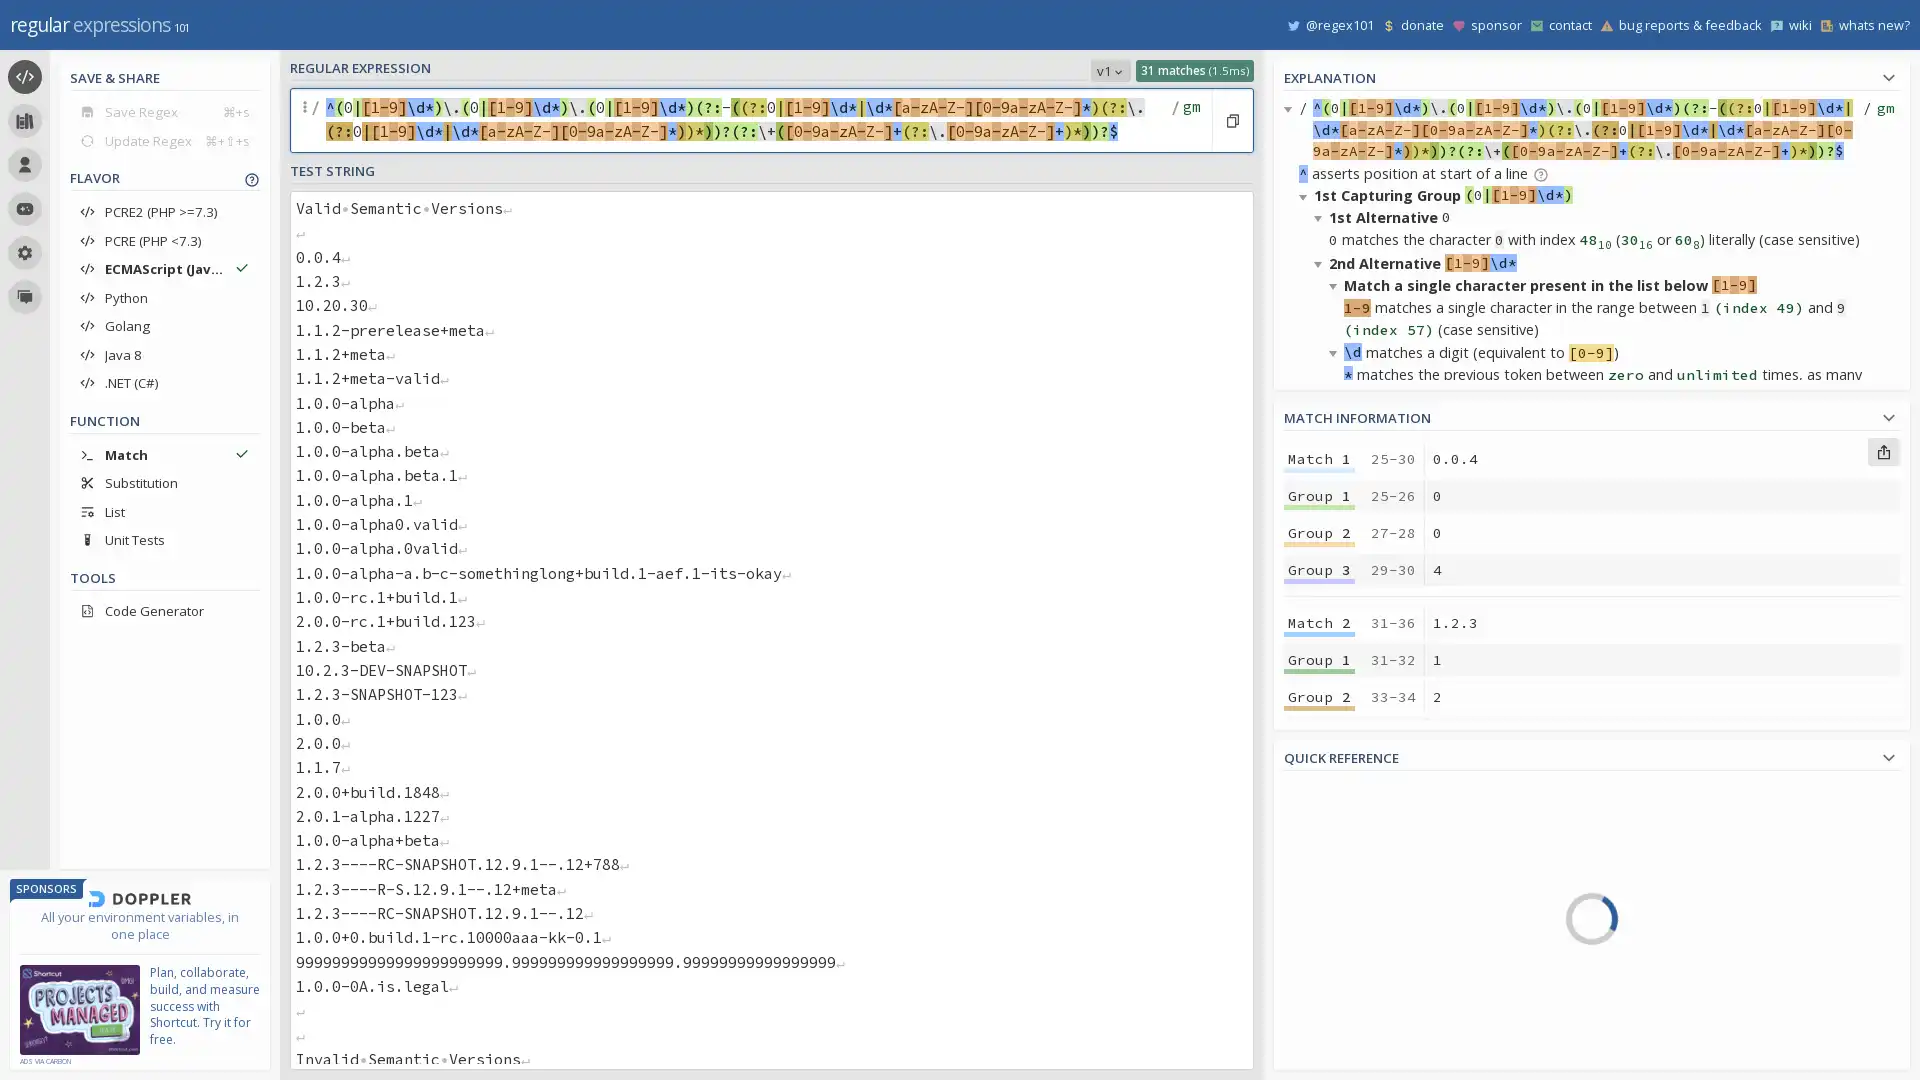 The image size is (1920, 1080). What do you see at coordinates (164, 111) in the screenshot?
I see `Save Regex +s` at bounding box center [164, 111].